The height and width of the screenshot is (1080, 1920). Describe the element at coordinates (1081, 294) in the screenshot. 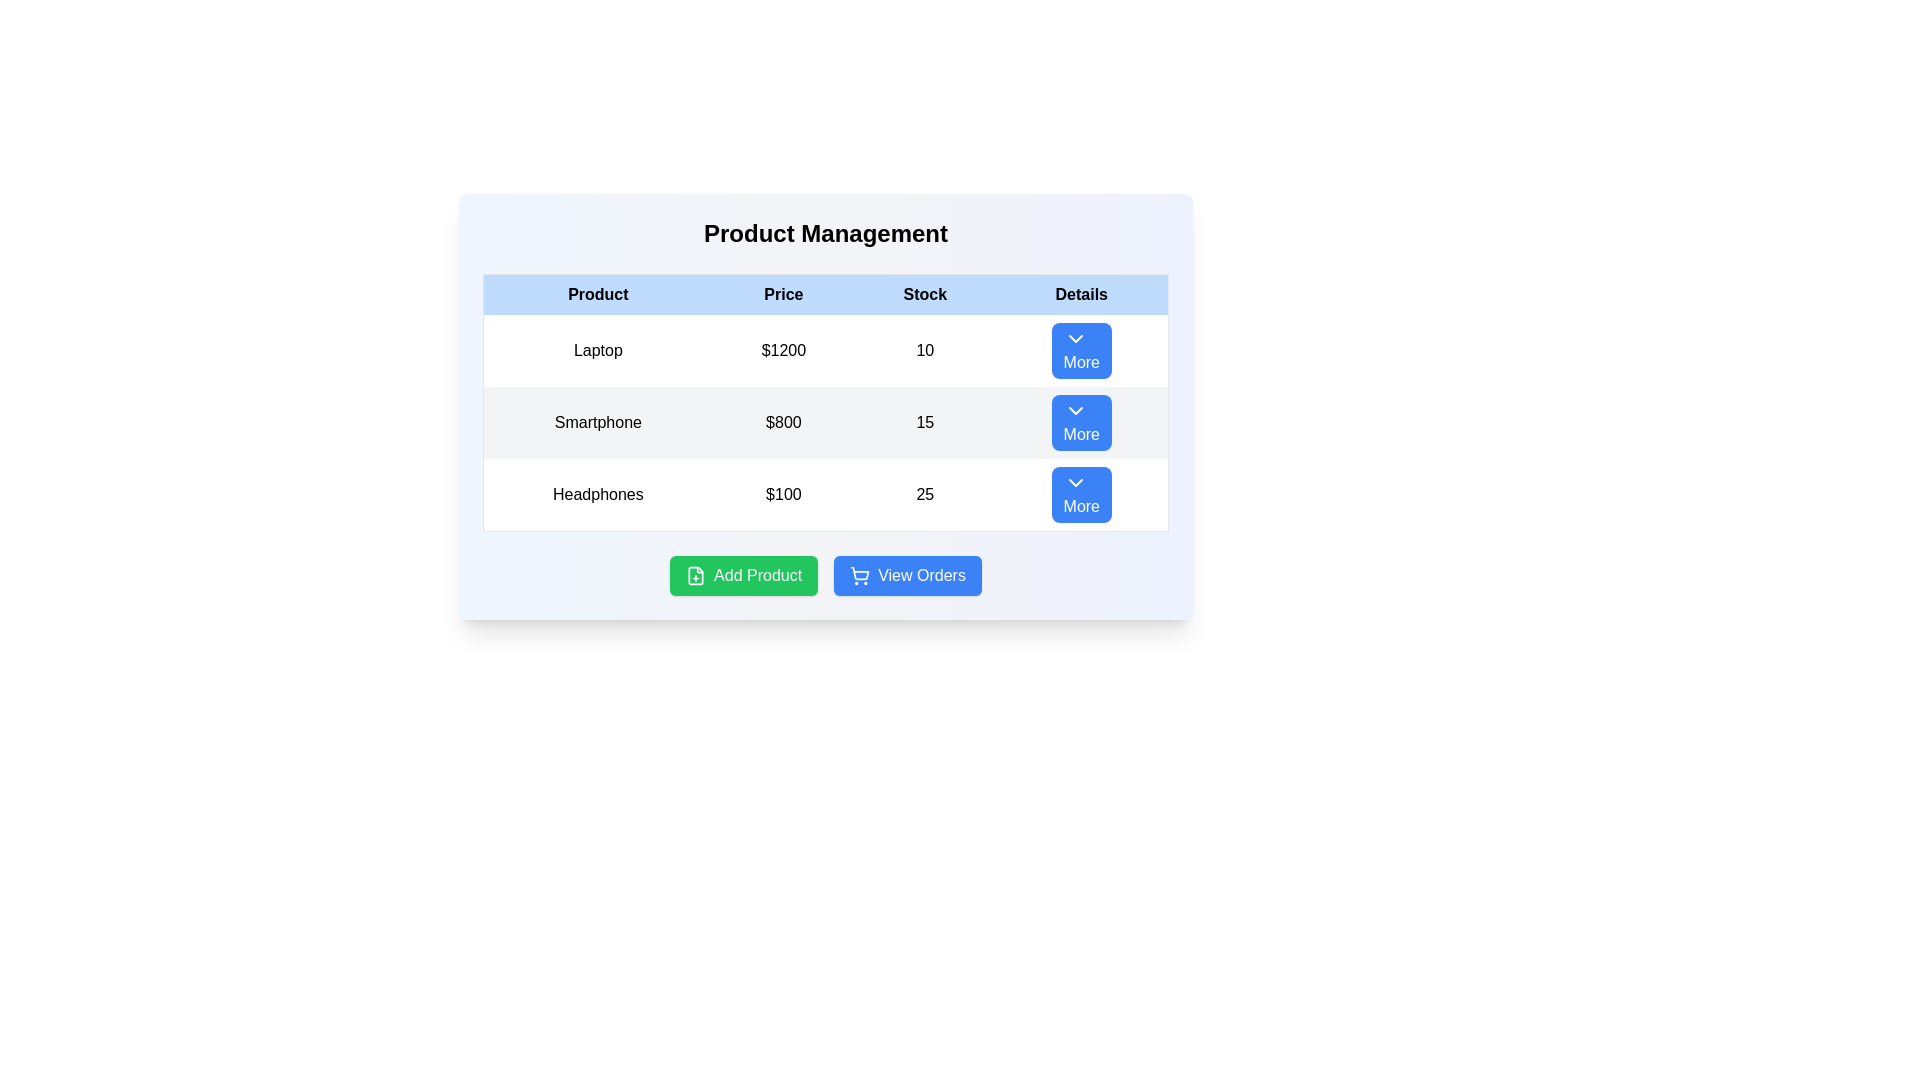

I see `the 'Details' text label in the upper-right corner of the table header, which is displayed in bold black font on a light blue background` at that location.